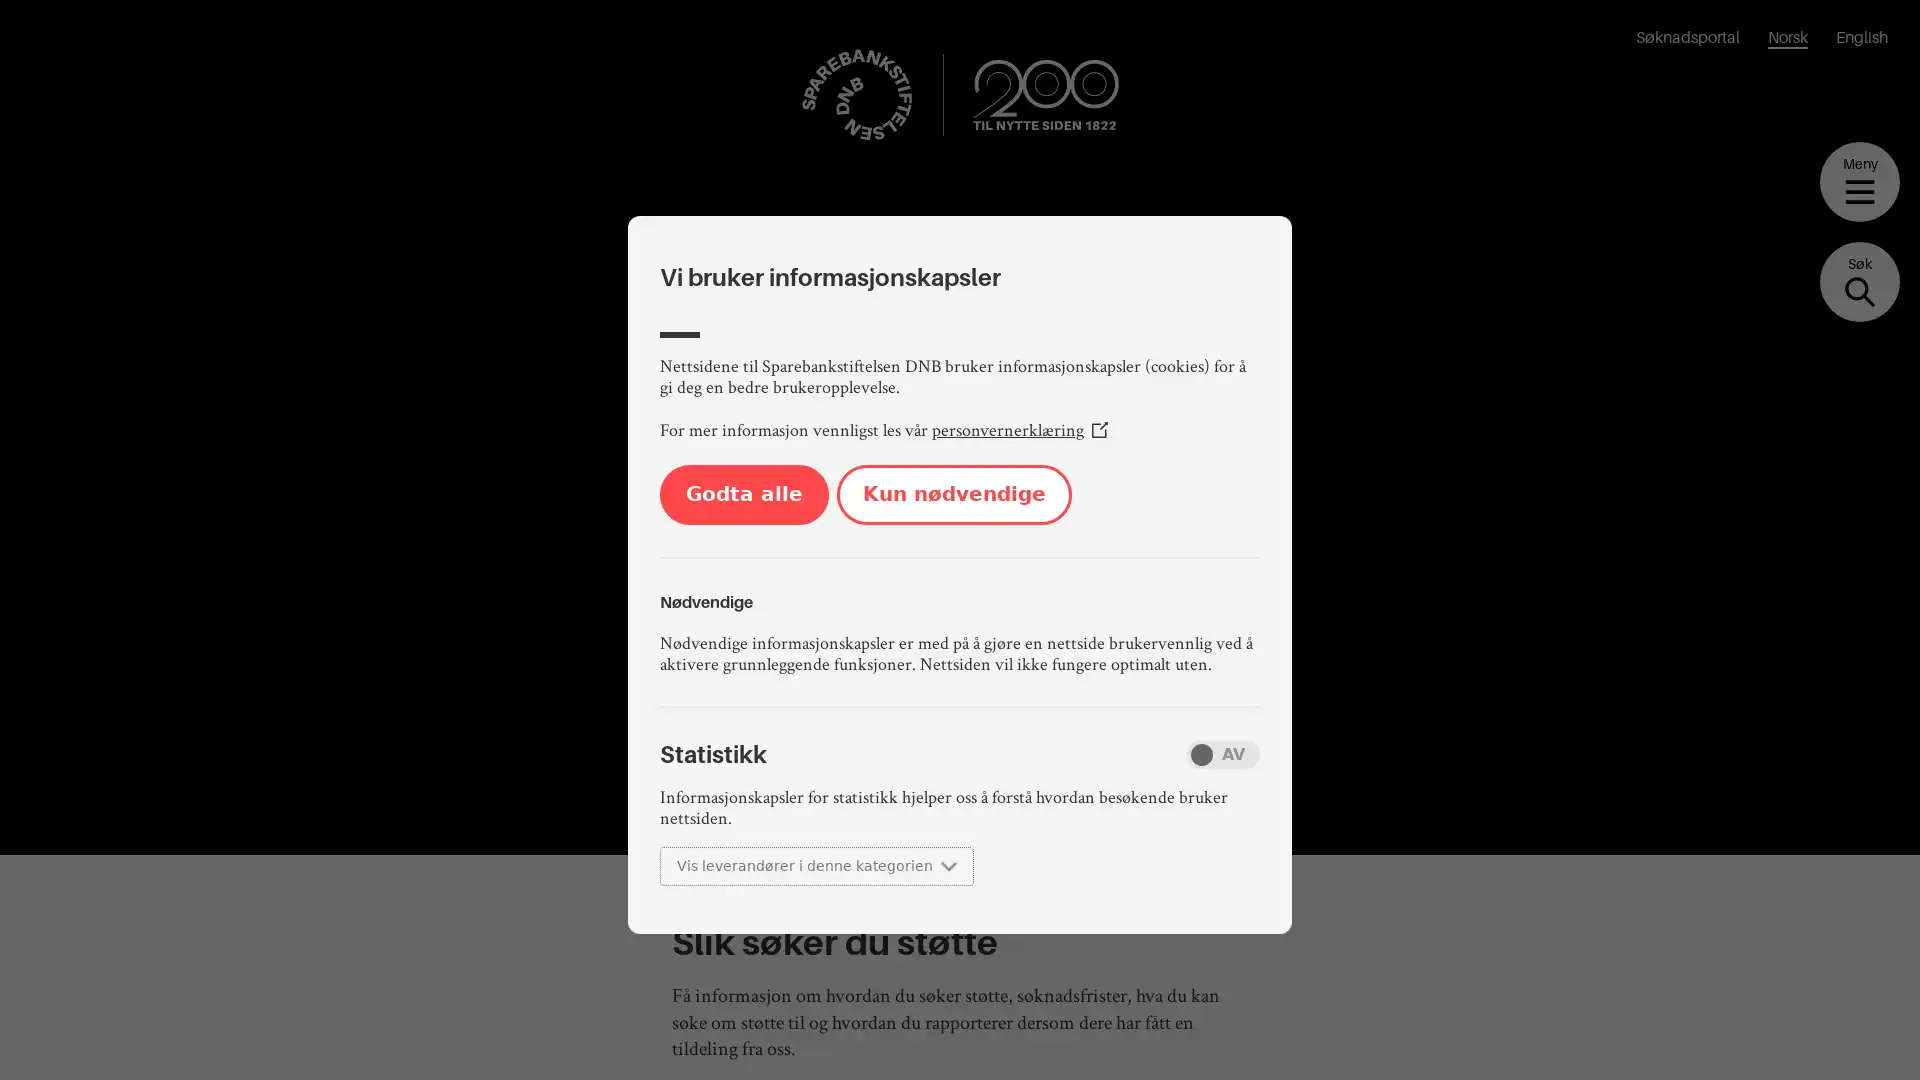 This screenshot has width=1920, height=1080. I want to click on Godta alle, so click(743, 494).